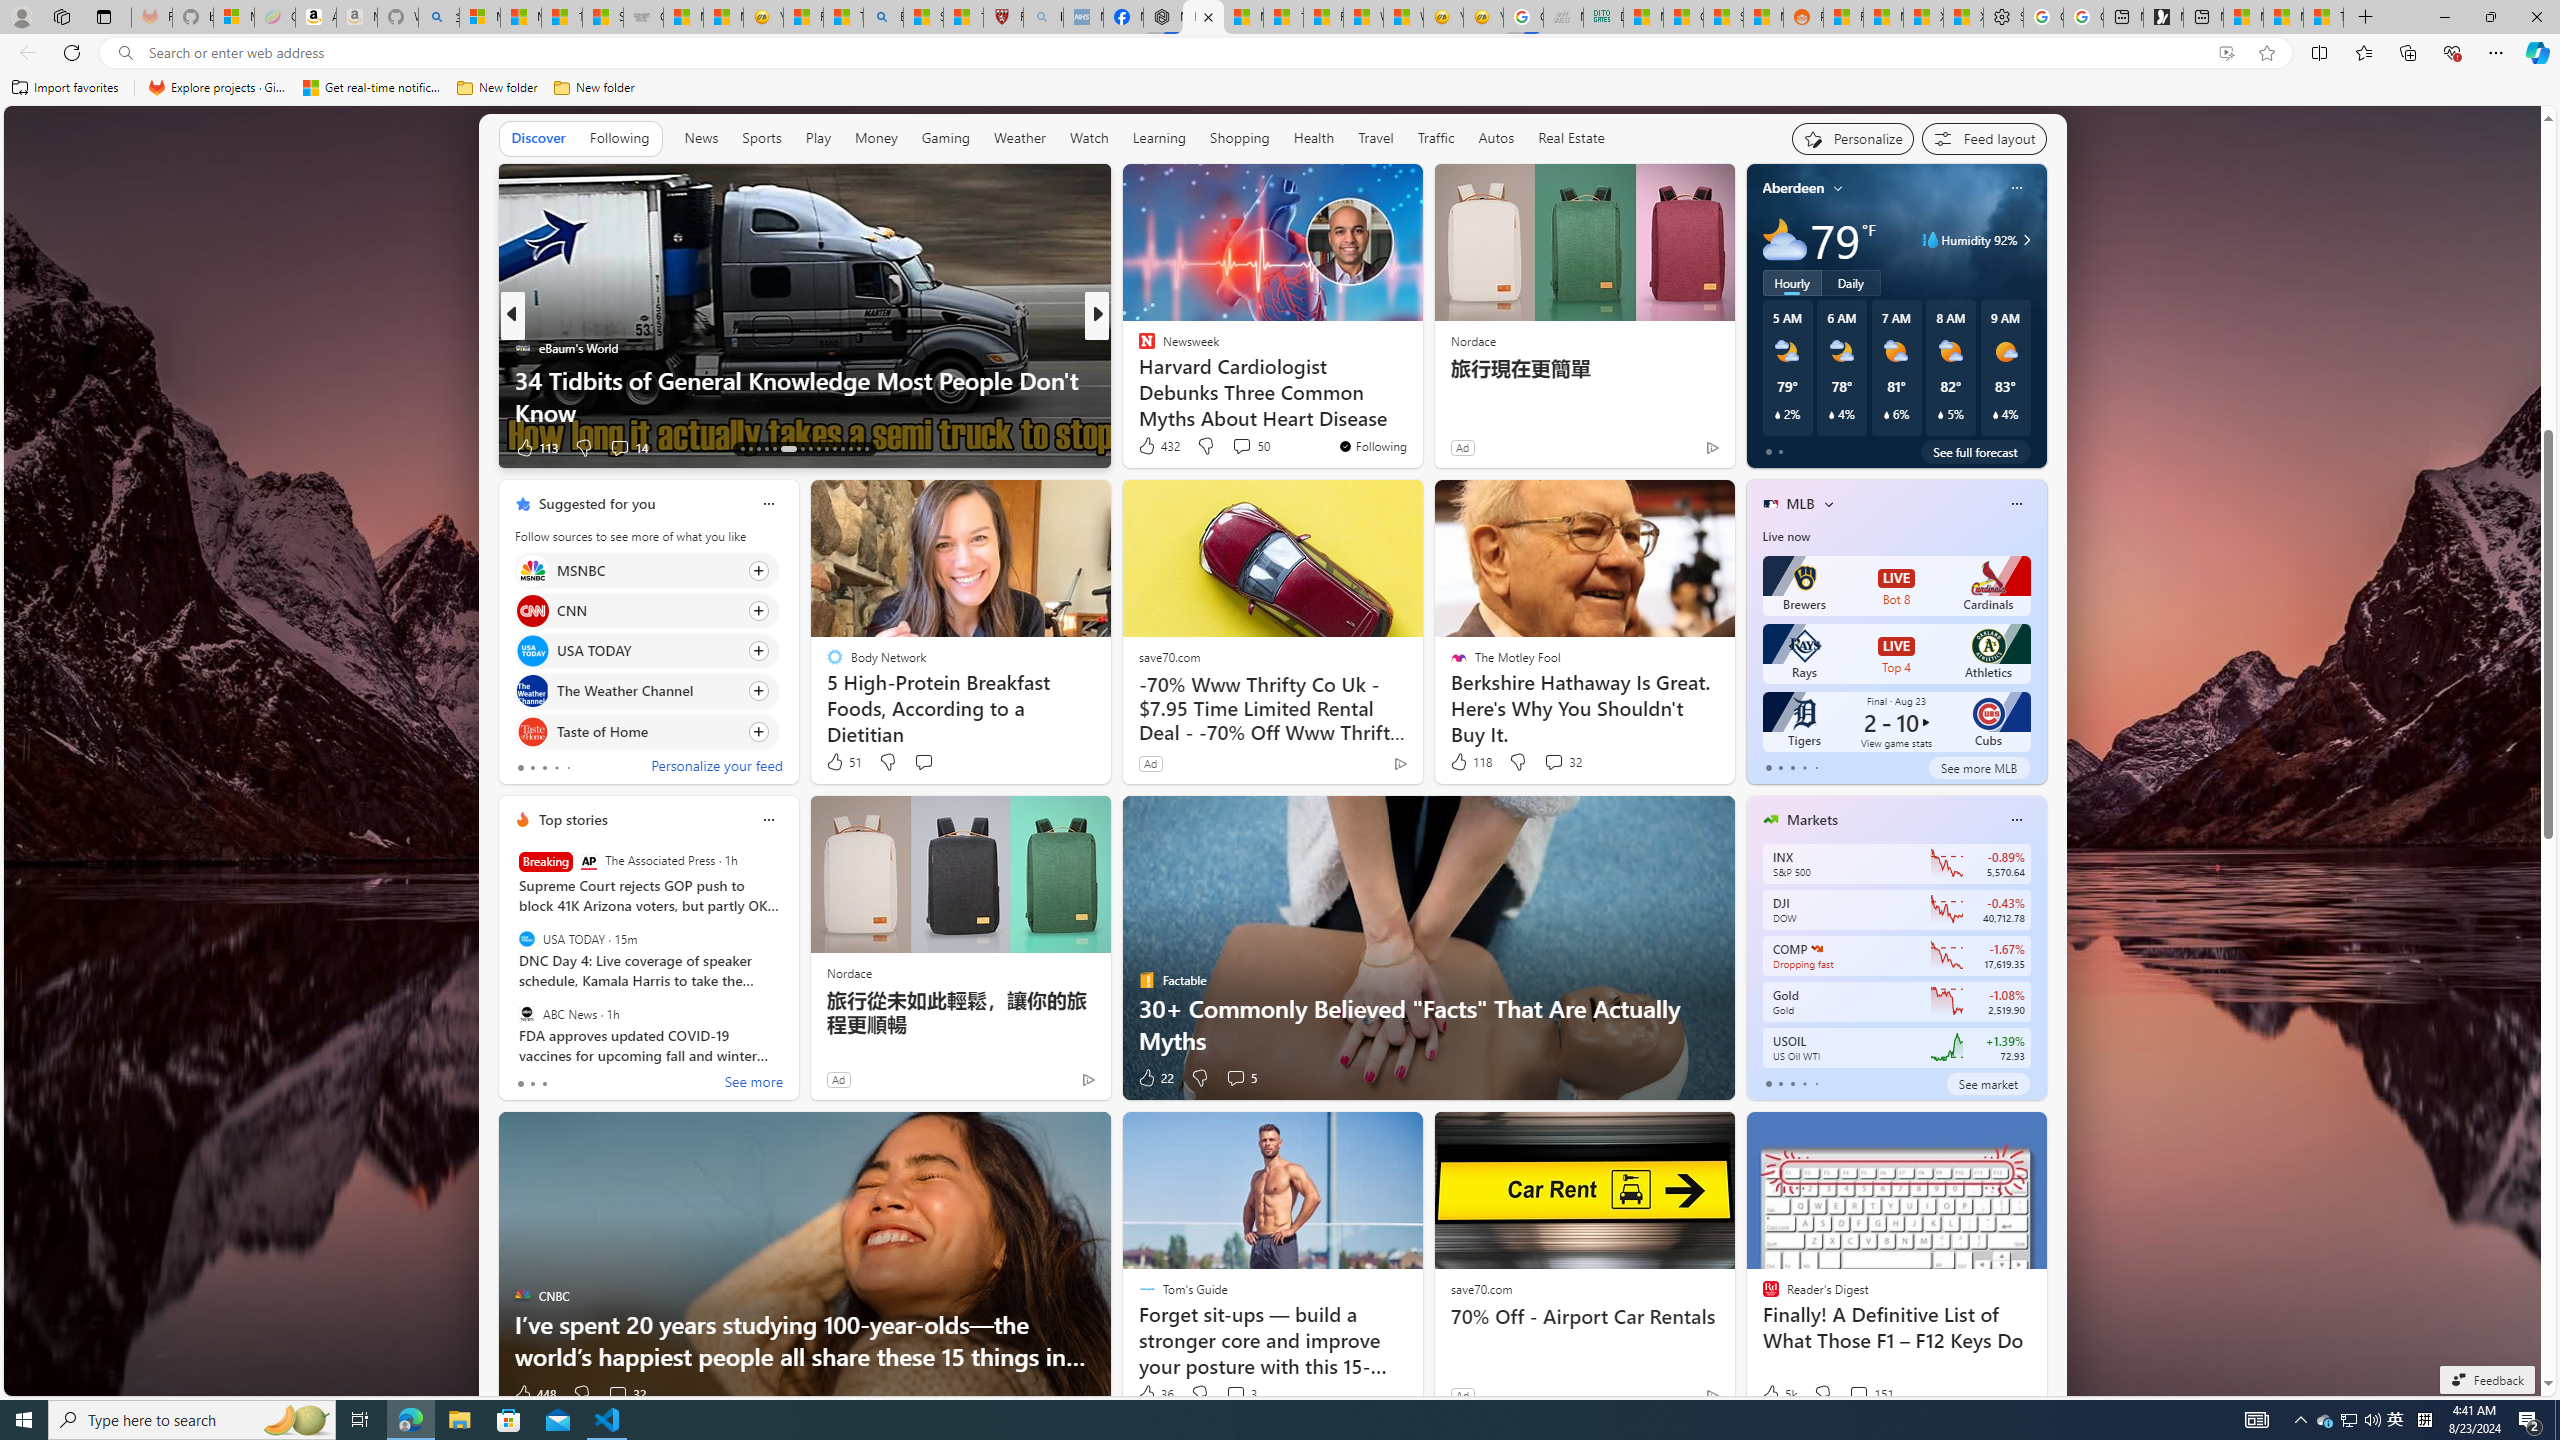  I want to click on '328 Like', so click(1151, 447).